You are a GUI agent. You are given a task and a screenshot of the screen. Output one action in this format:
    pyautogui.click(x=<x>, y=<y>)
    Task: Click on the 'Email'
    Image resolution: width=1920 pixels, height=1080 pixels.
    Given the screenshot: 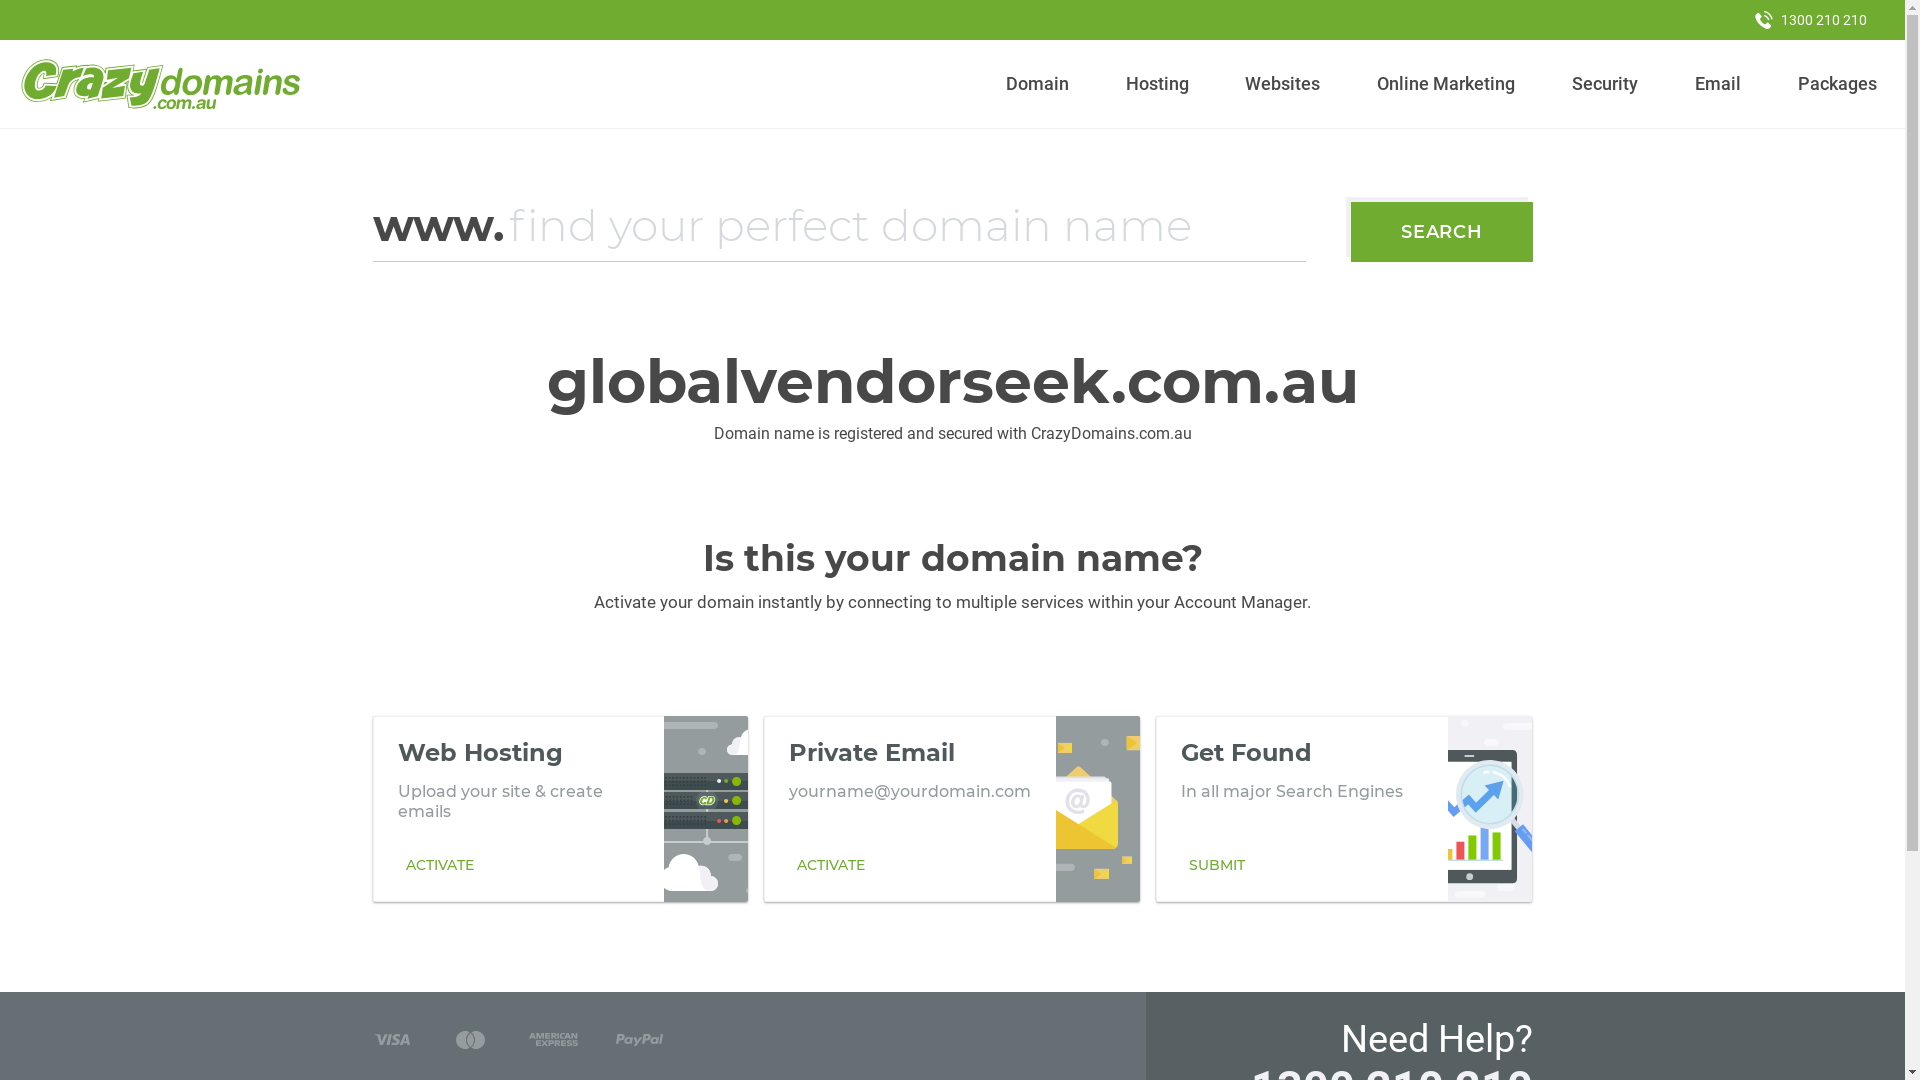 What is the action you would take?
    pyautogui.click(x=1716, y=83)
    